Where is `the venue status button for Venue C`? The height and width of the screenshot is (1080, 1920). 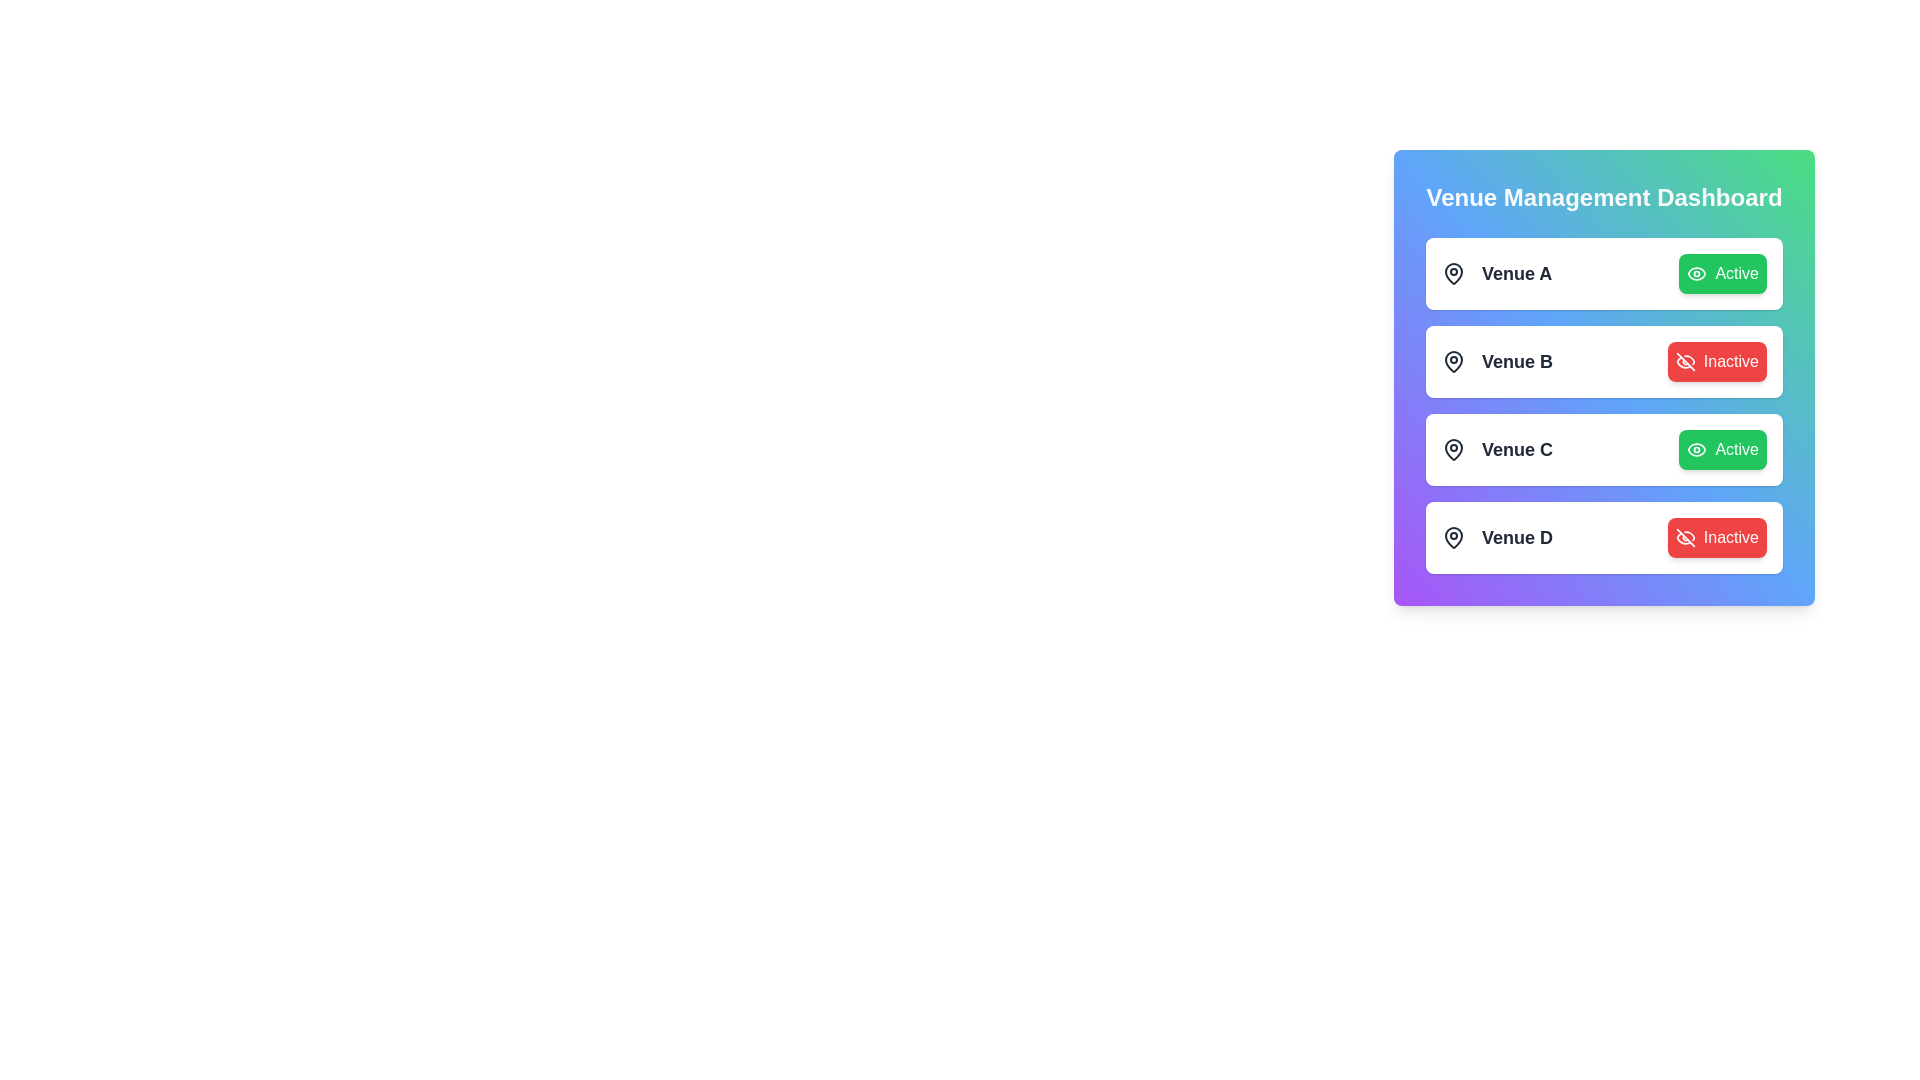
the venue status button for Venue C is located at coordinates (1722, 450).